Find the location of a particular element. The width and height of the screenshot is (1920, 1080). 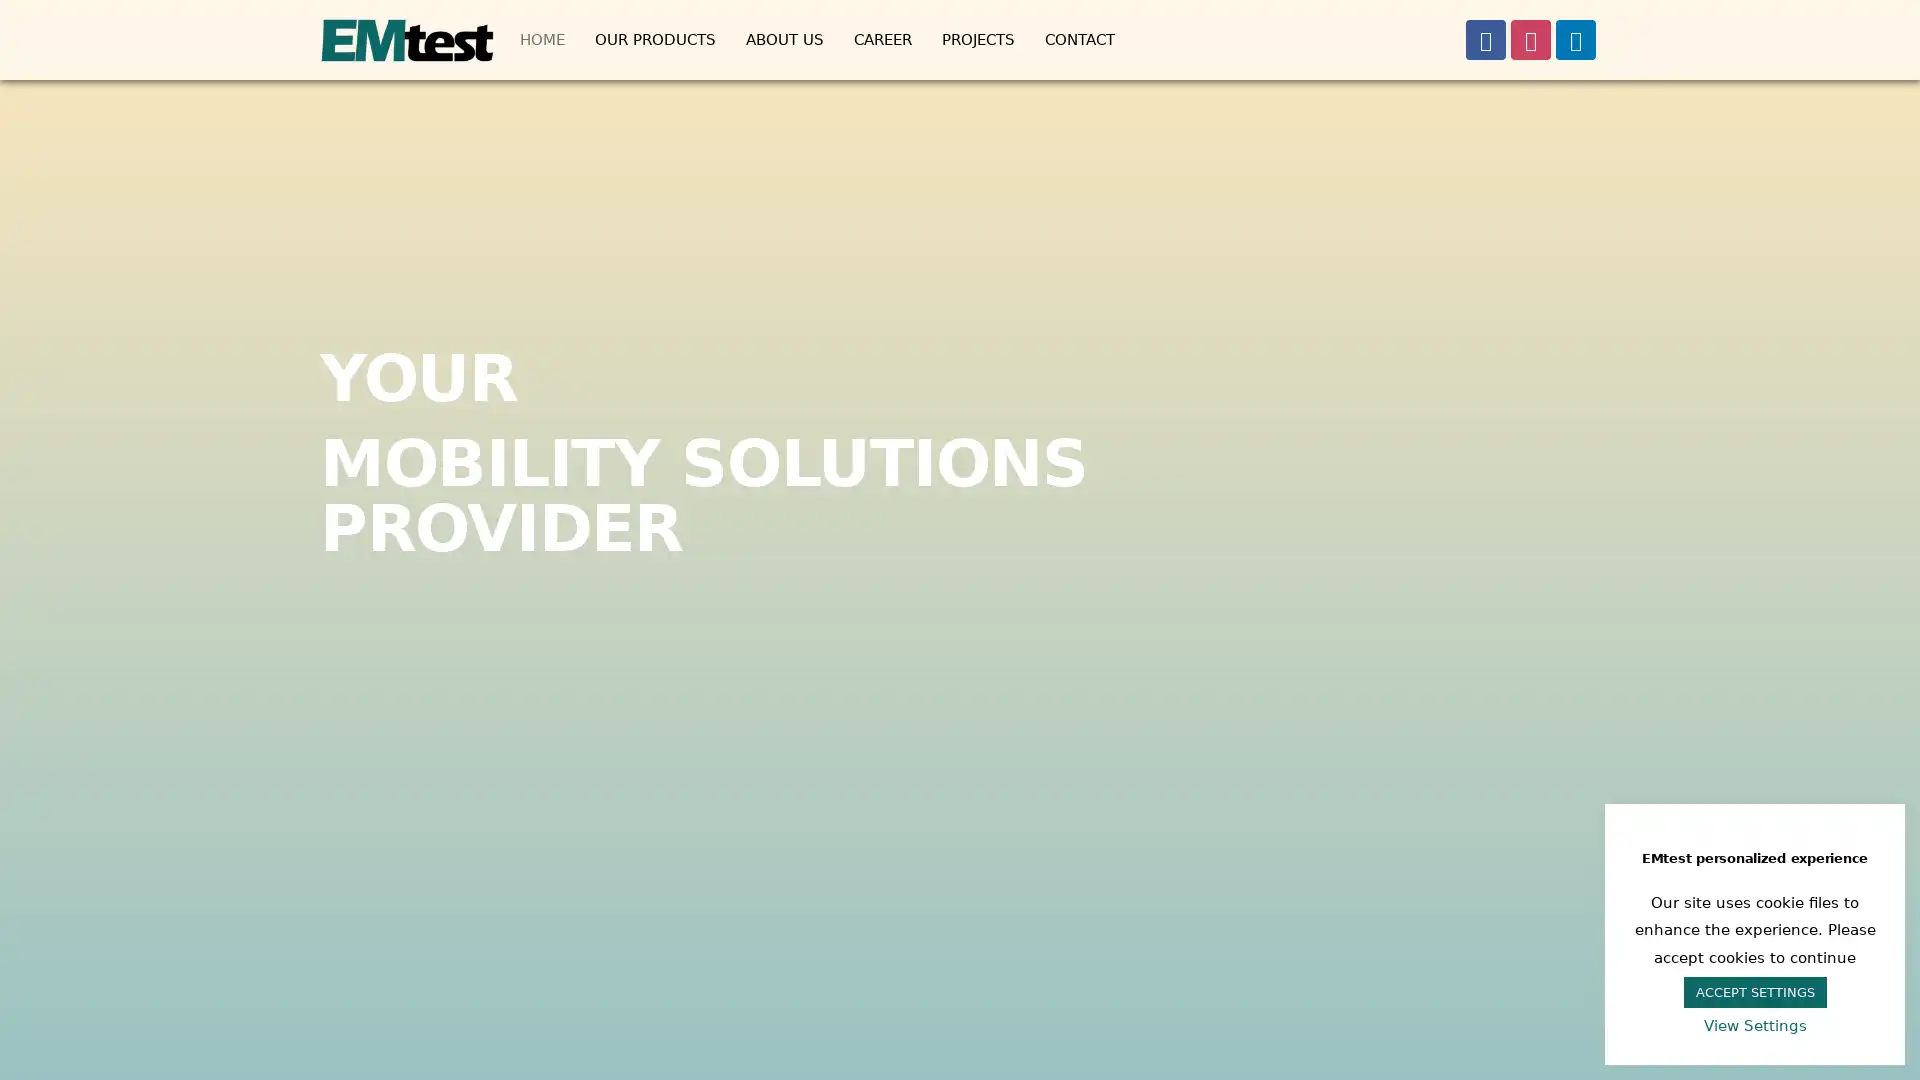

View Settings is located at coordinates (1753, 1026).